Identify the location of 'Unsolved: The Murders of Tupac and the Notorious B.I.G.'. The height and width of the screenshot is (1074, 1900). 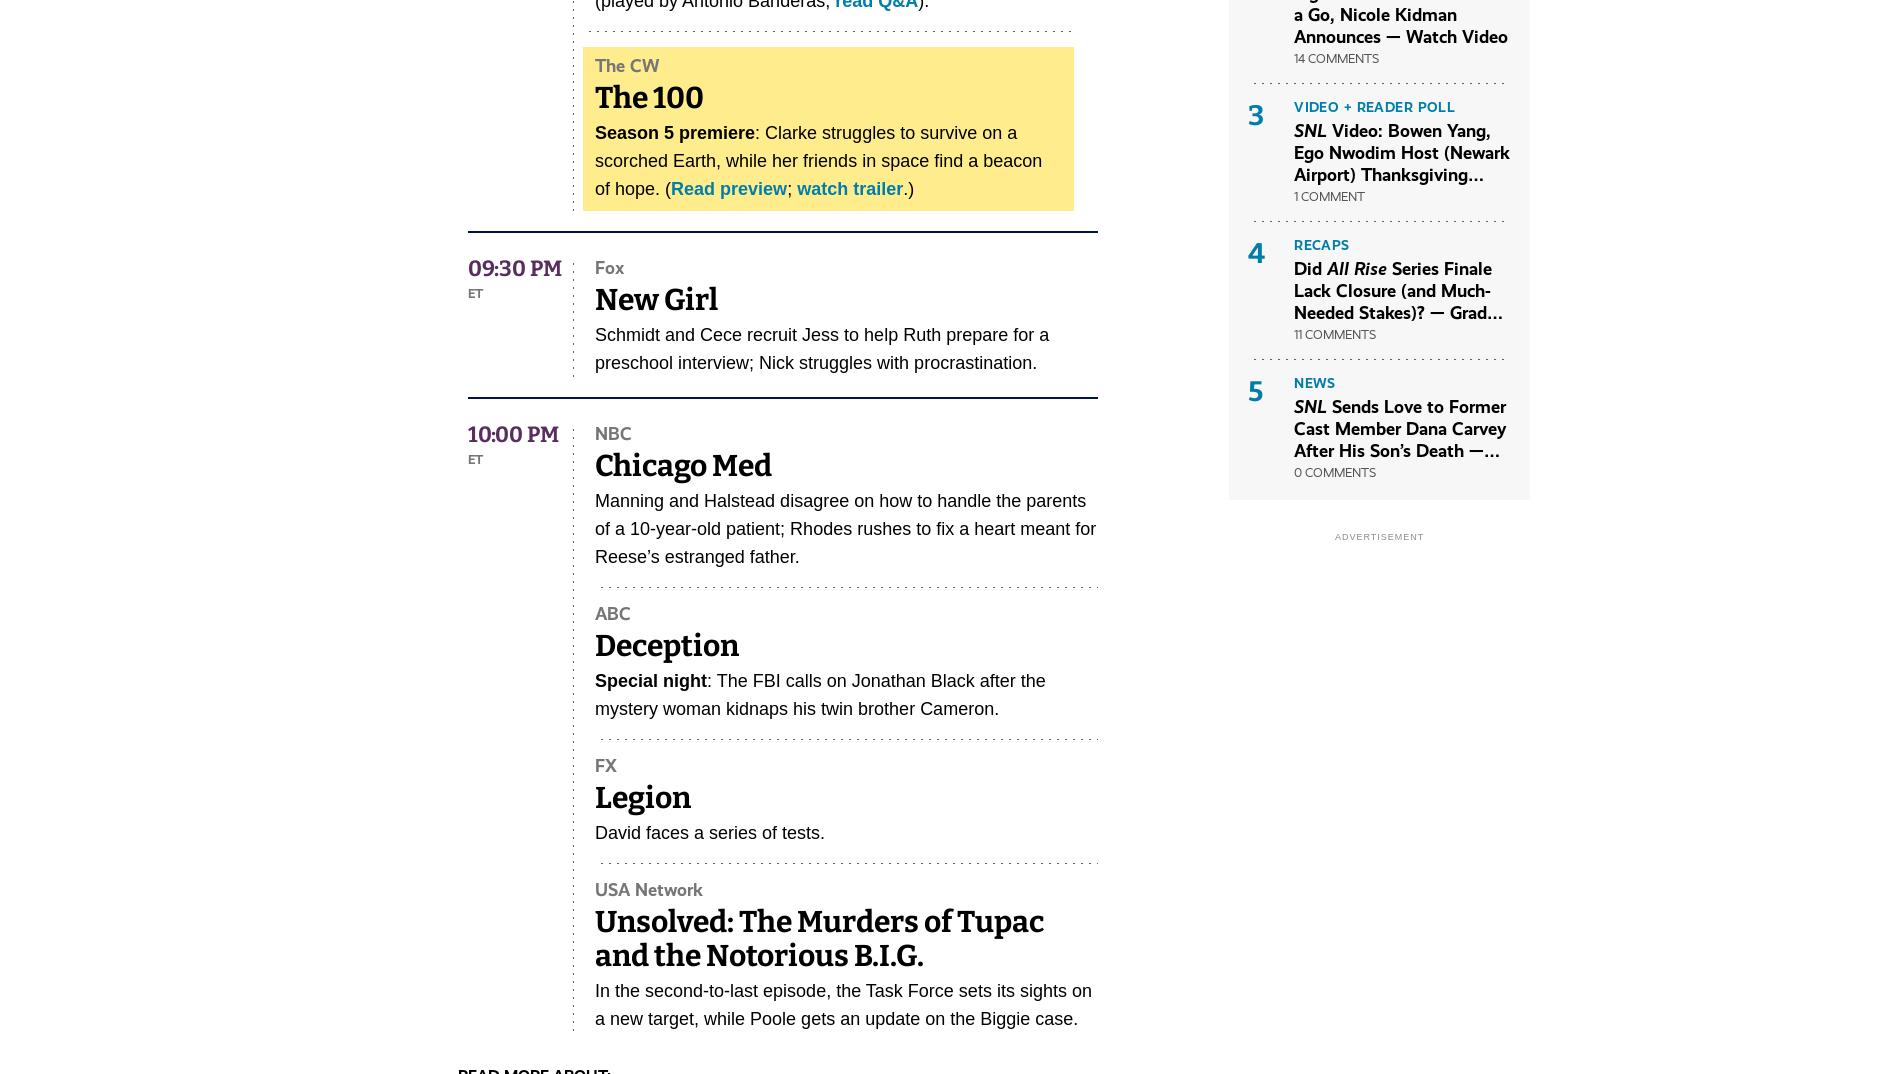
(818, 938).